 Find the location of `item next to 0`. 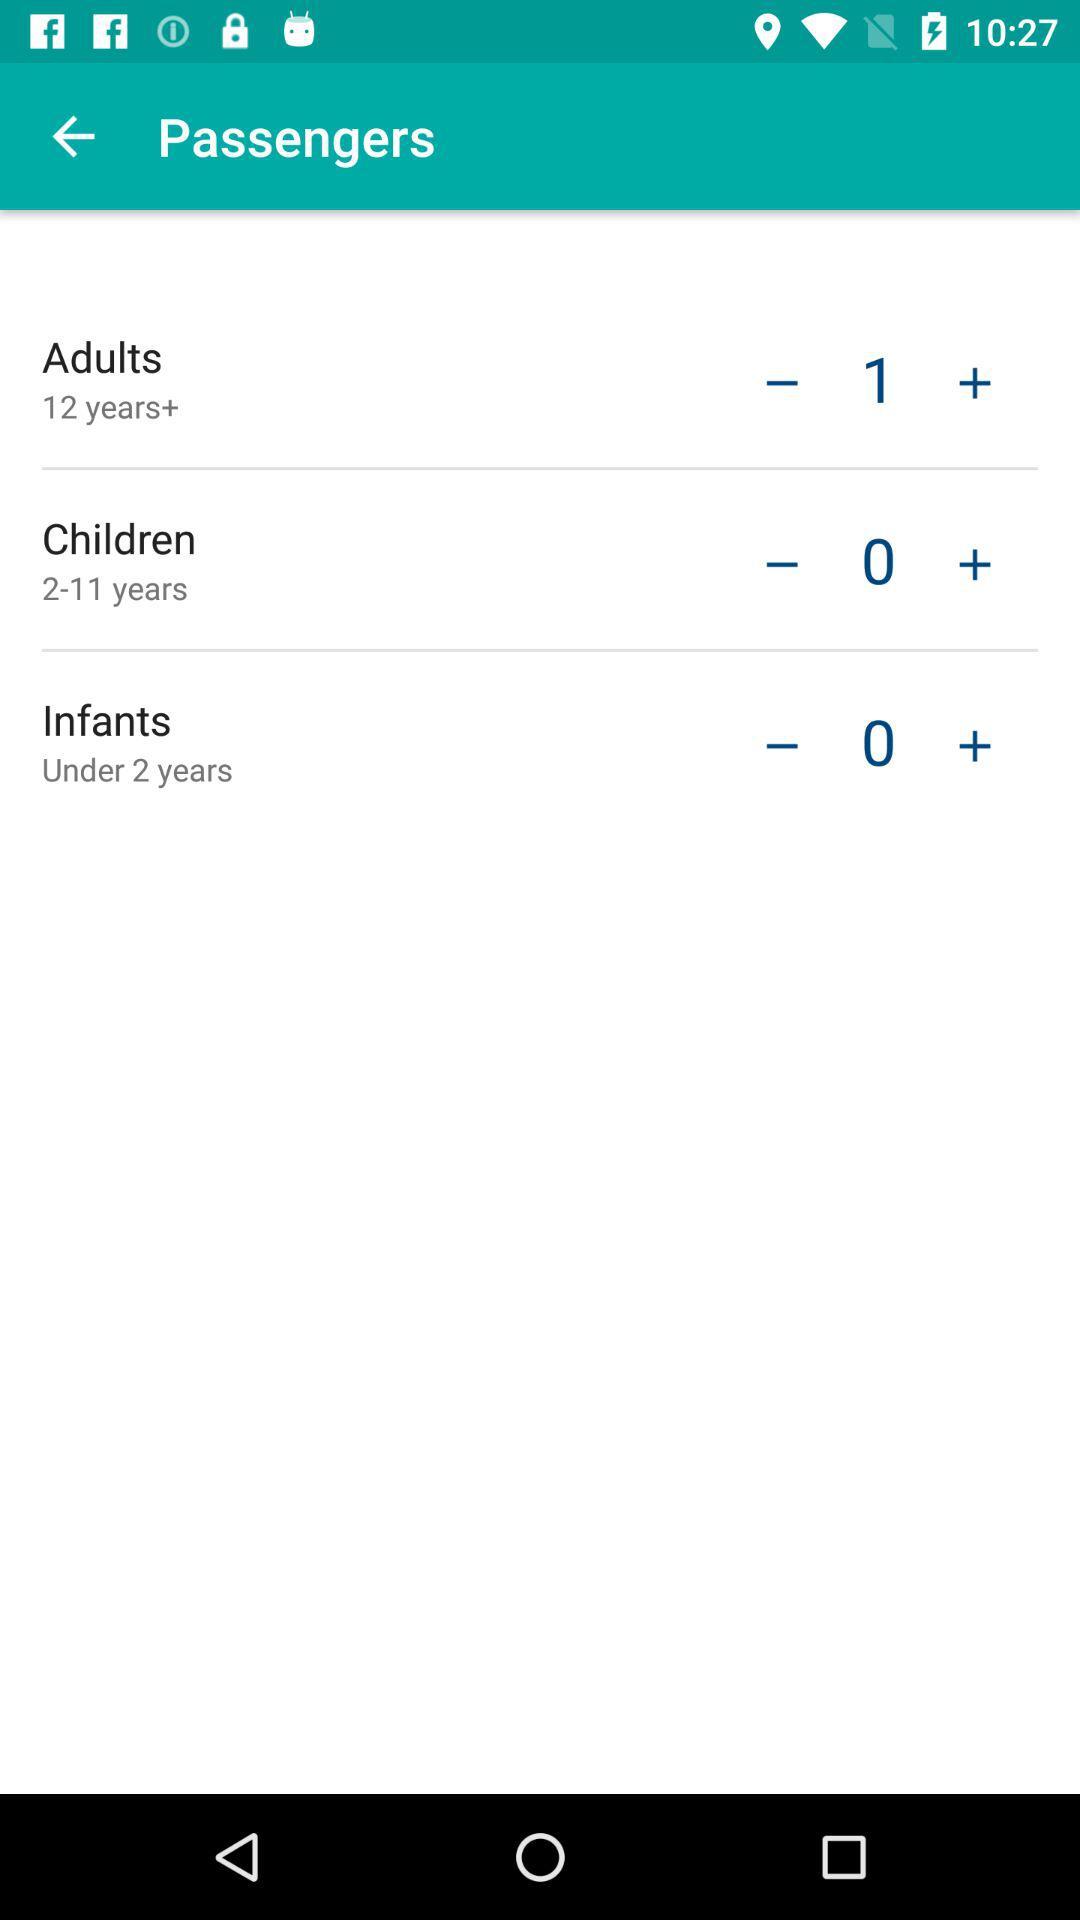

item next to 0 is located at coordinates (974, 561).